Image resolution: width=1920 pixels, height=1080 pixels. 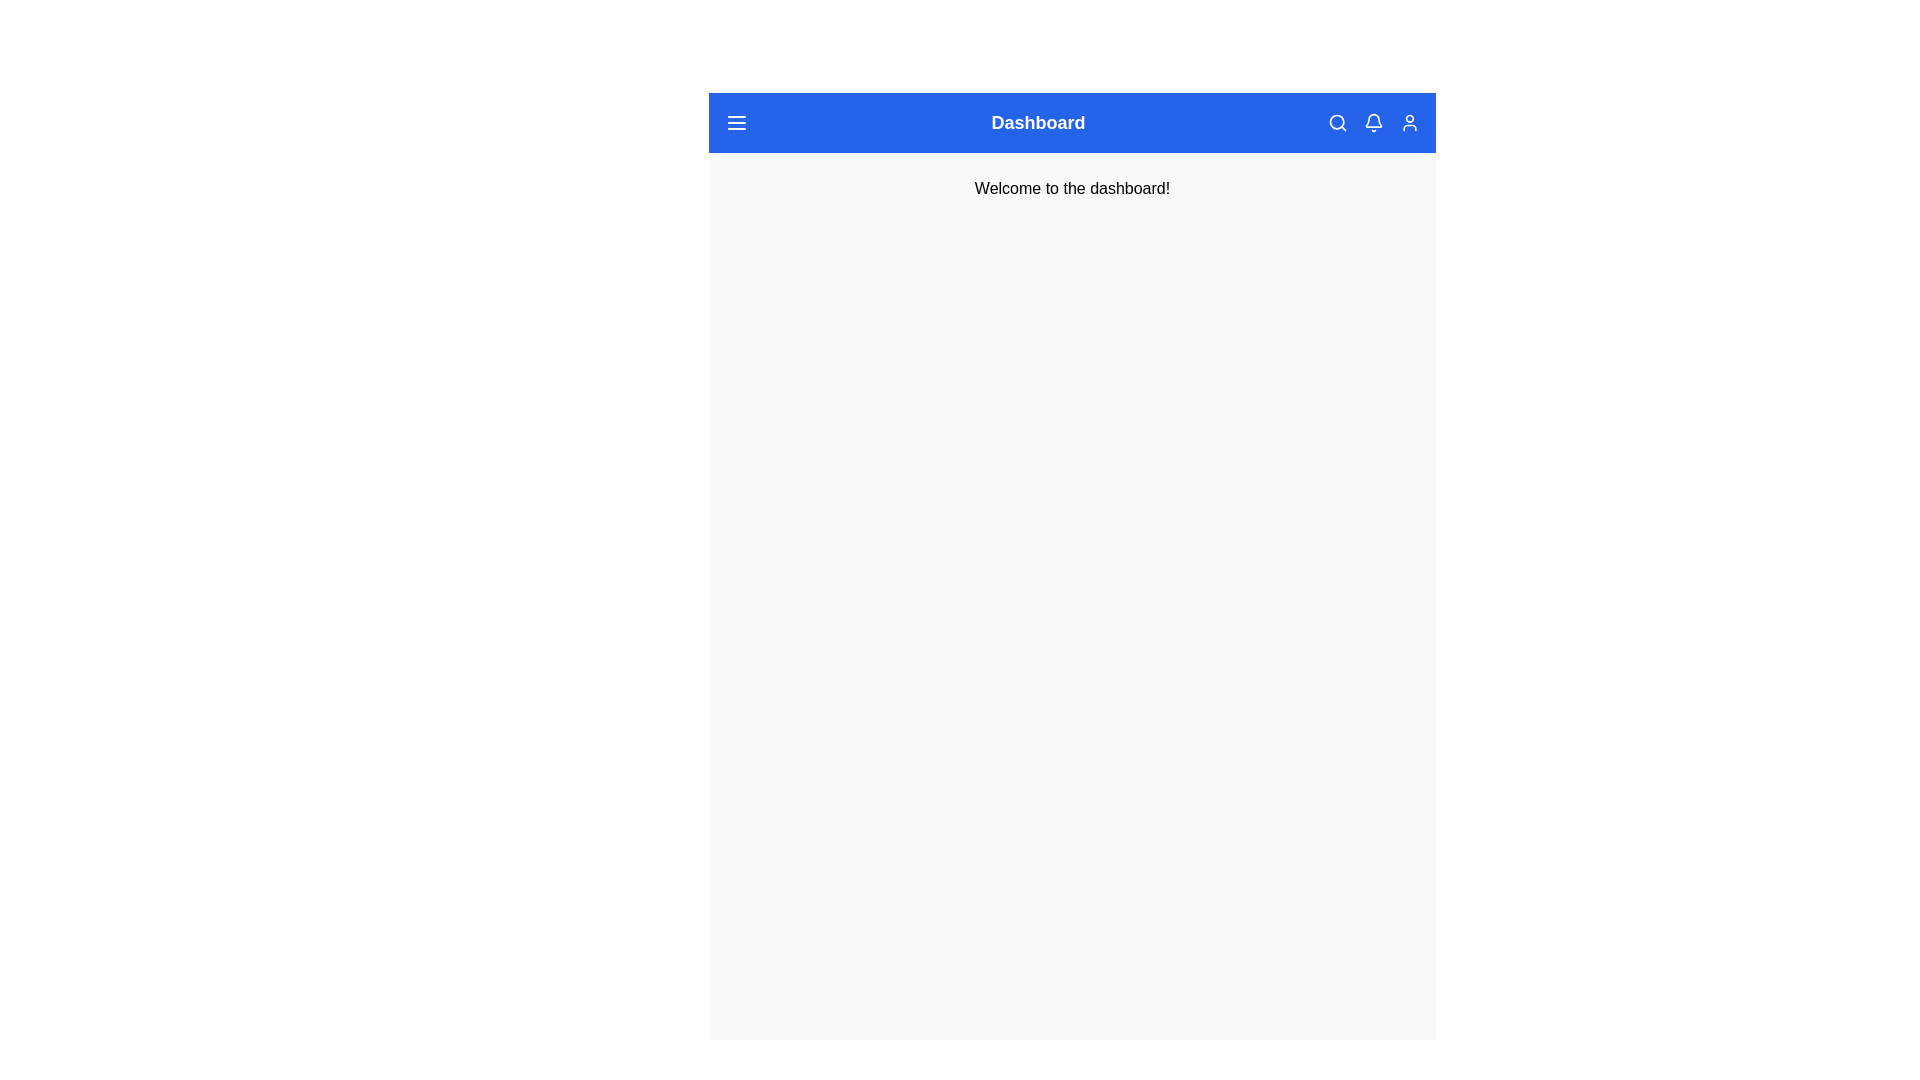 What do you see at coordinates (1338, 123) in the screenshot?
I see `the search icon button located at the top right of the app bar` at bounding box center [1338, 123].